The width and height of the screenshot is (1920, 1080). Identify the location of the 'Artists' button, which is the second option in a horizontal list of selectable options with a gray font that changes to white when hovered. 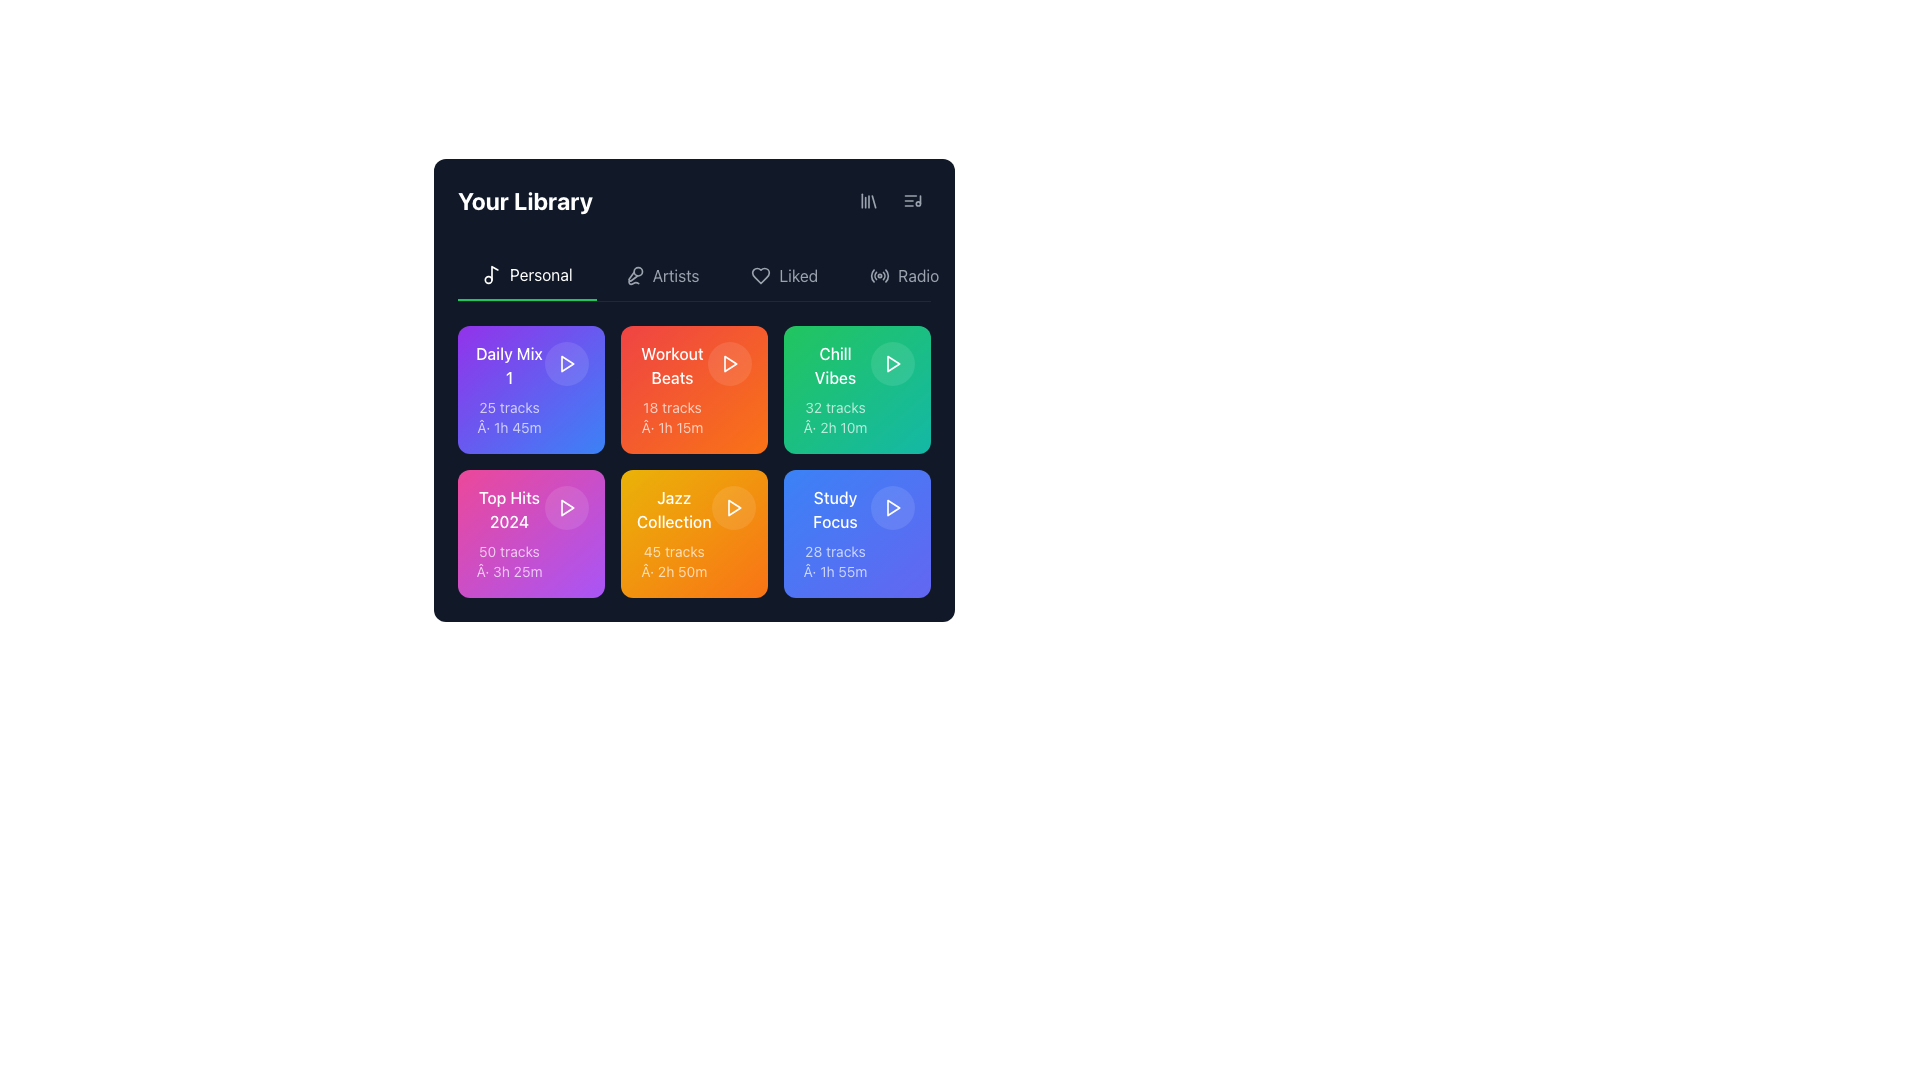
(662, 276).